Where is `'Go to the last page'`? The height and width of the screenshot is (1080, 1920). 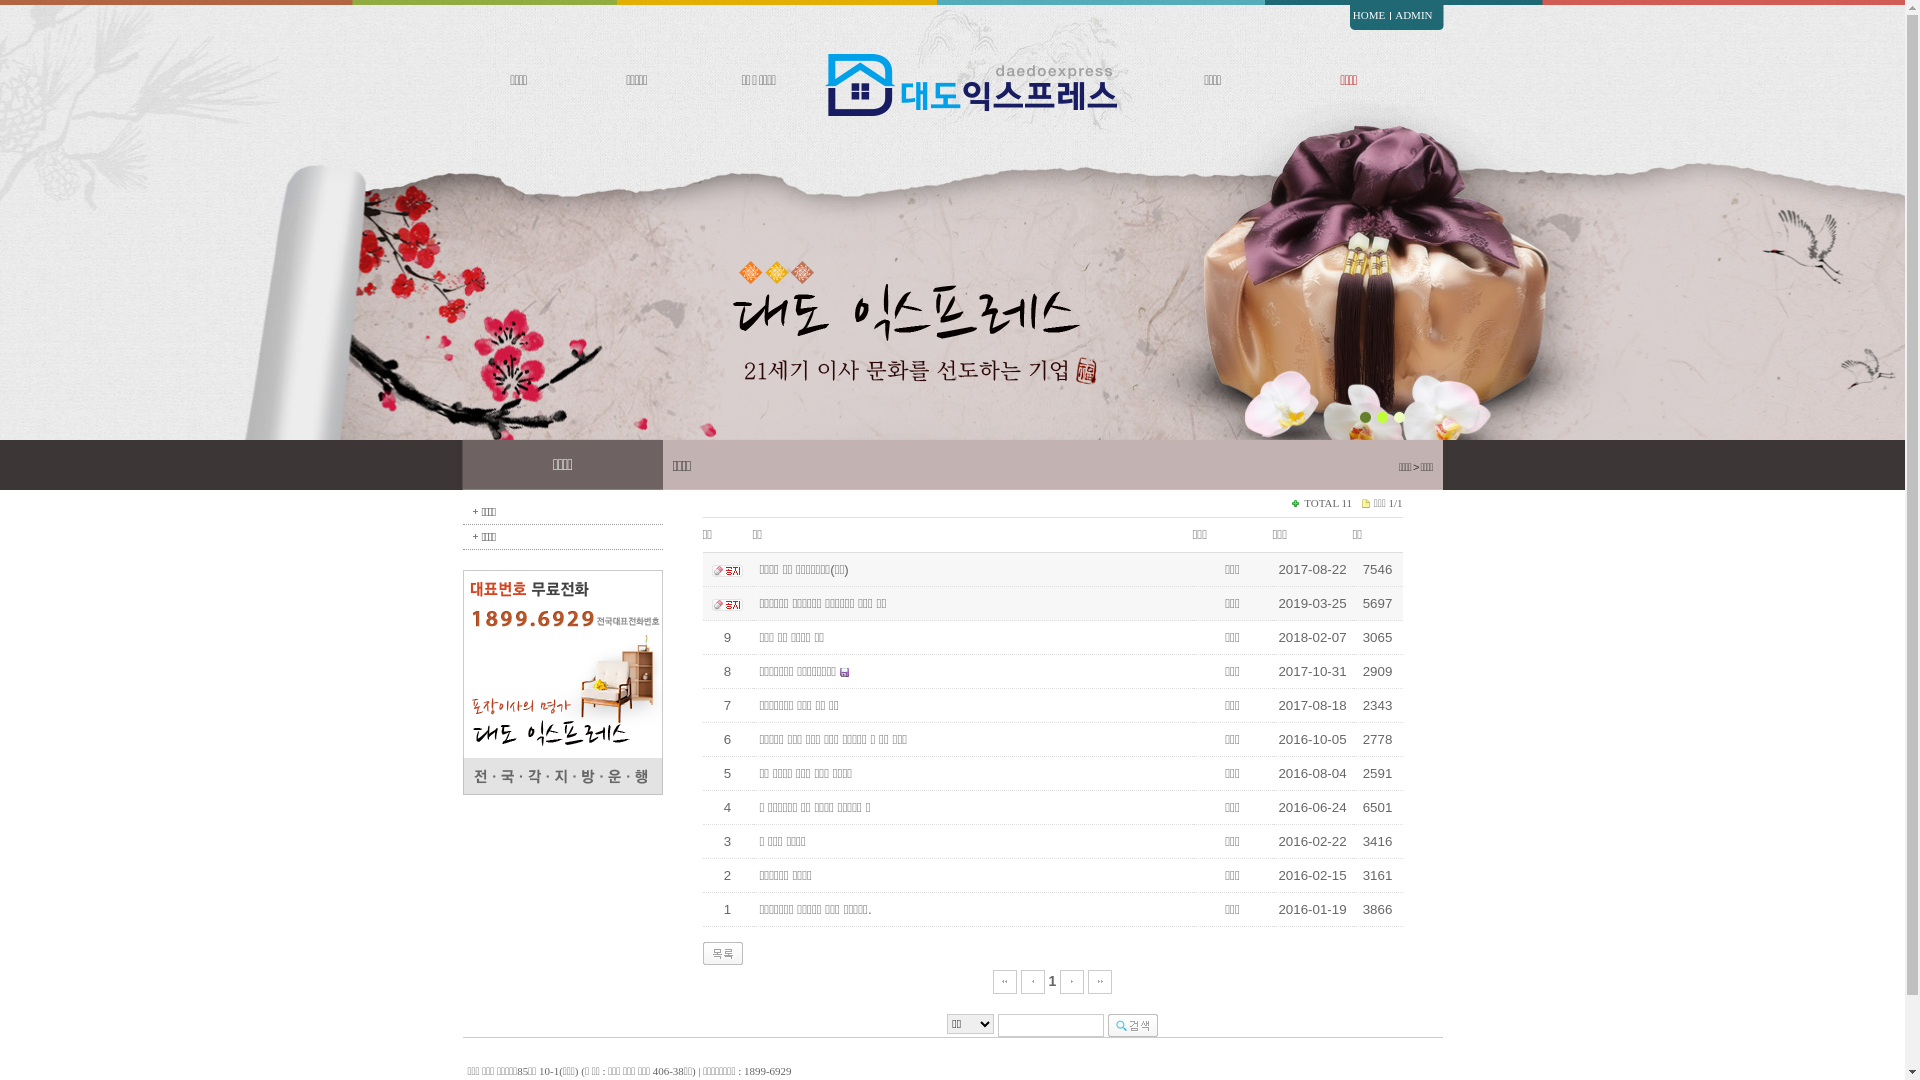 'Go to the last page' is located at coordinates (1098, 979).